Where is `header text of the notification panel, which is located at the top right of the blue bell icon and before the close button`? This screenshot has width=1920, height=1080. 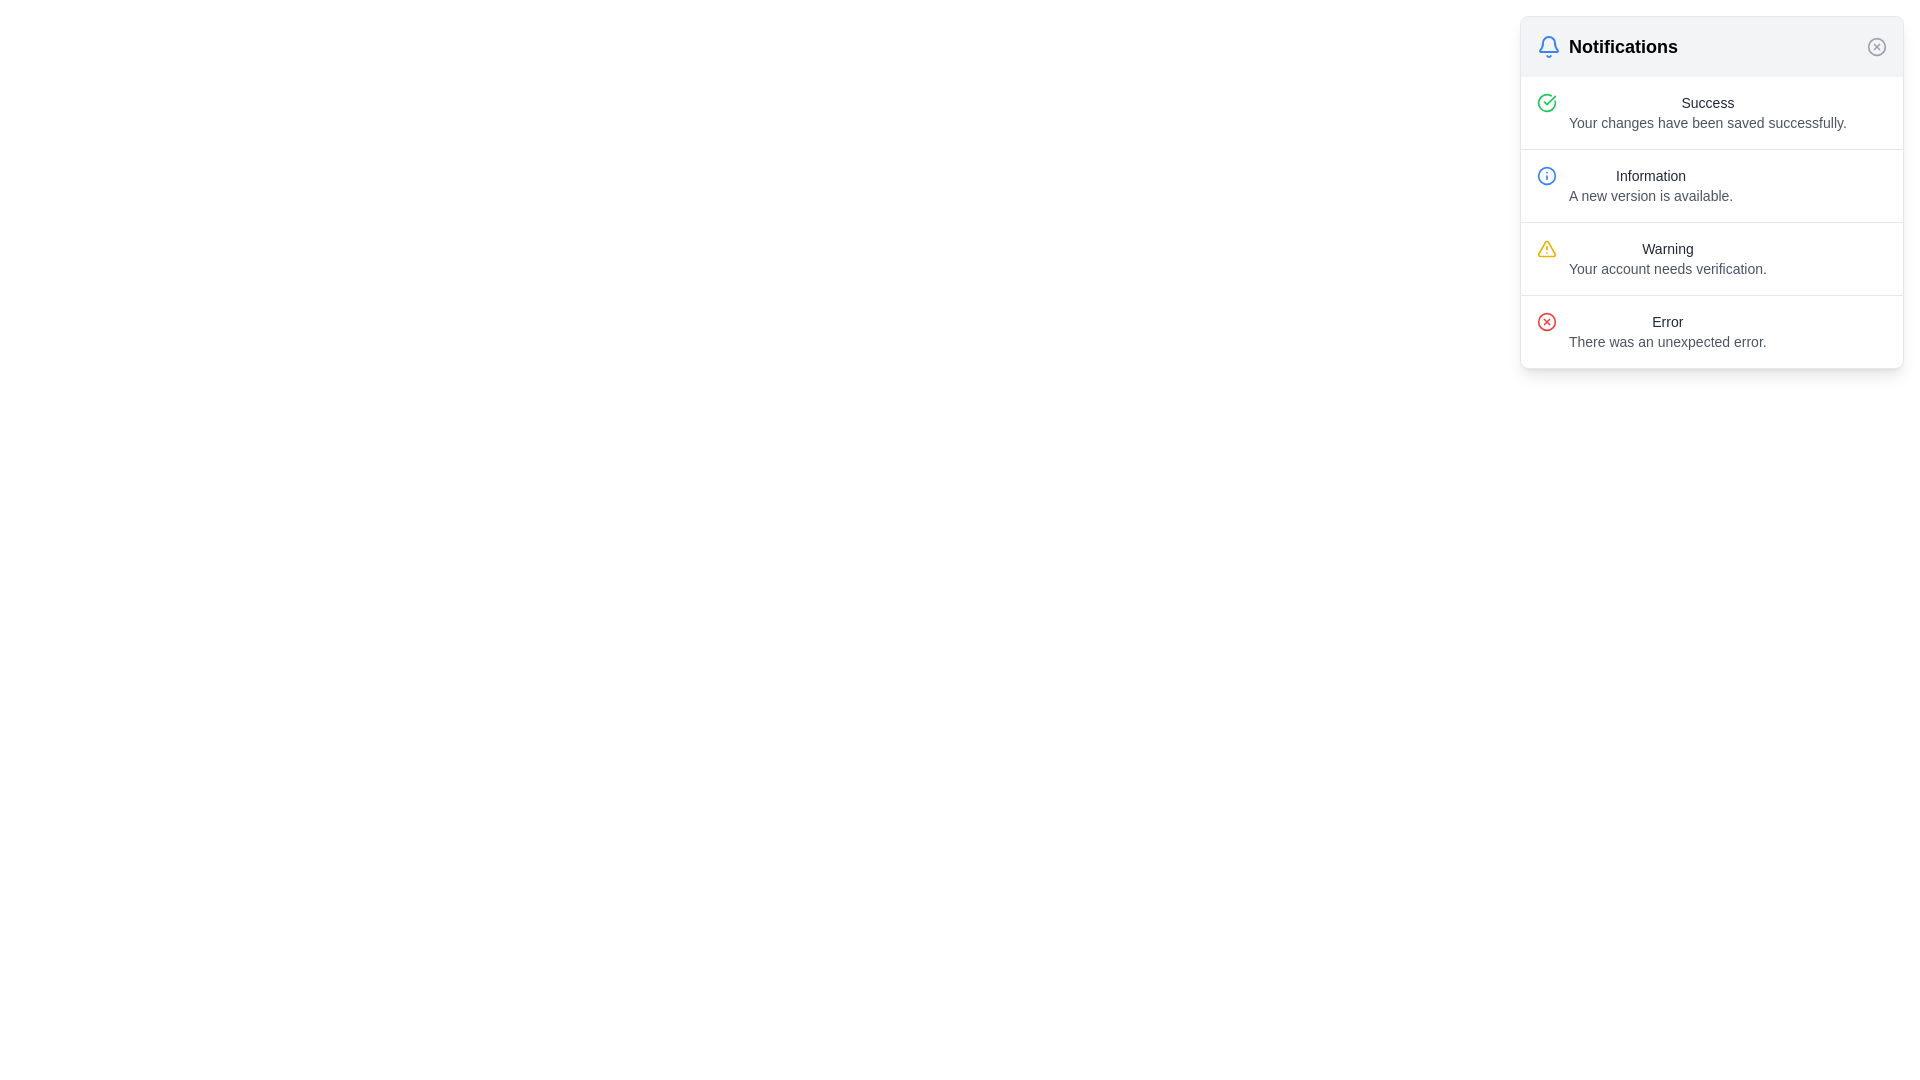
header text of the notification panel, which is located at the top right of the blue bell icon and before the close button is located at coordinates (1623, 45).